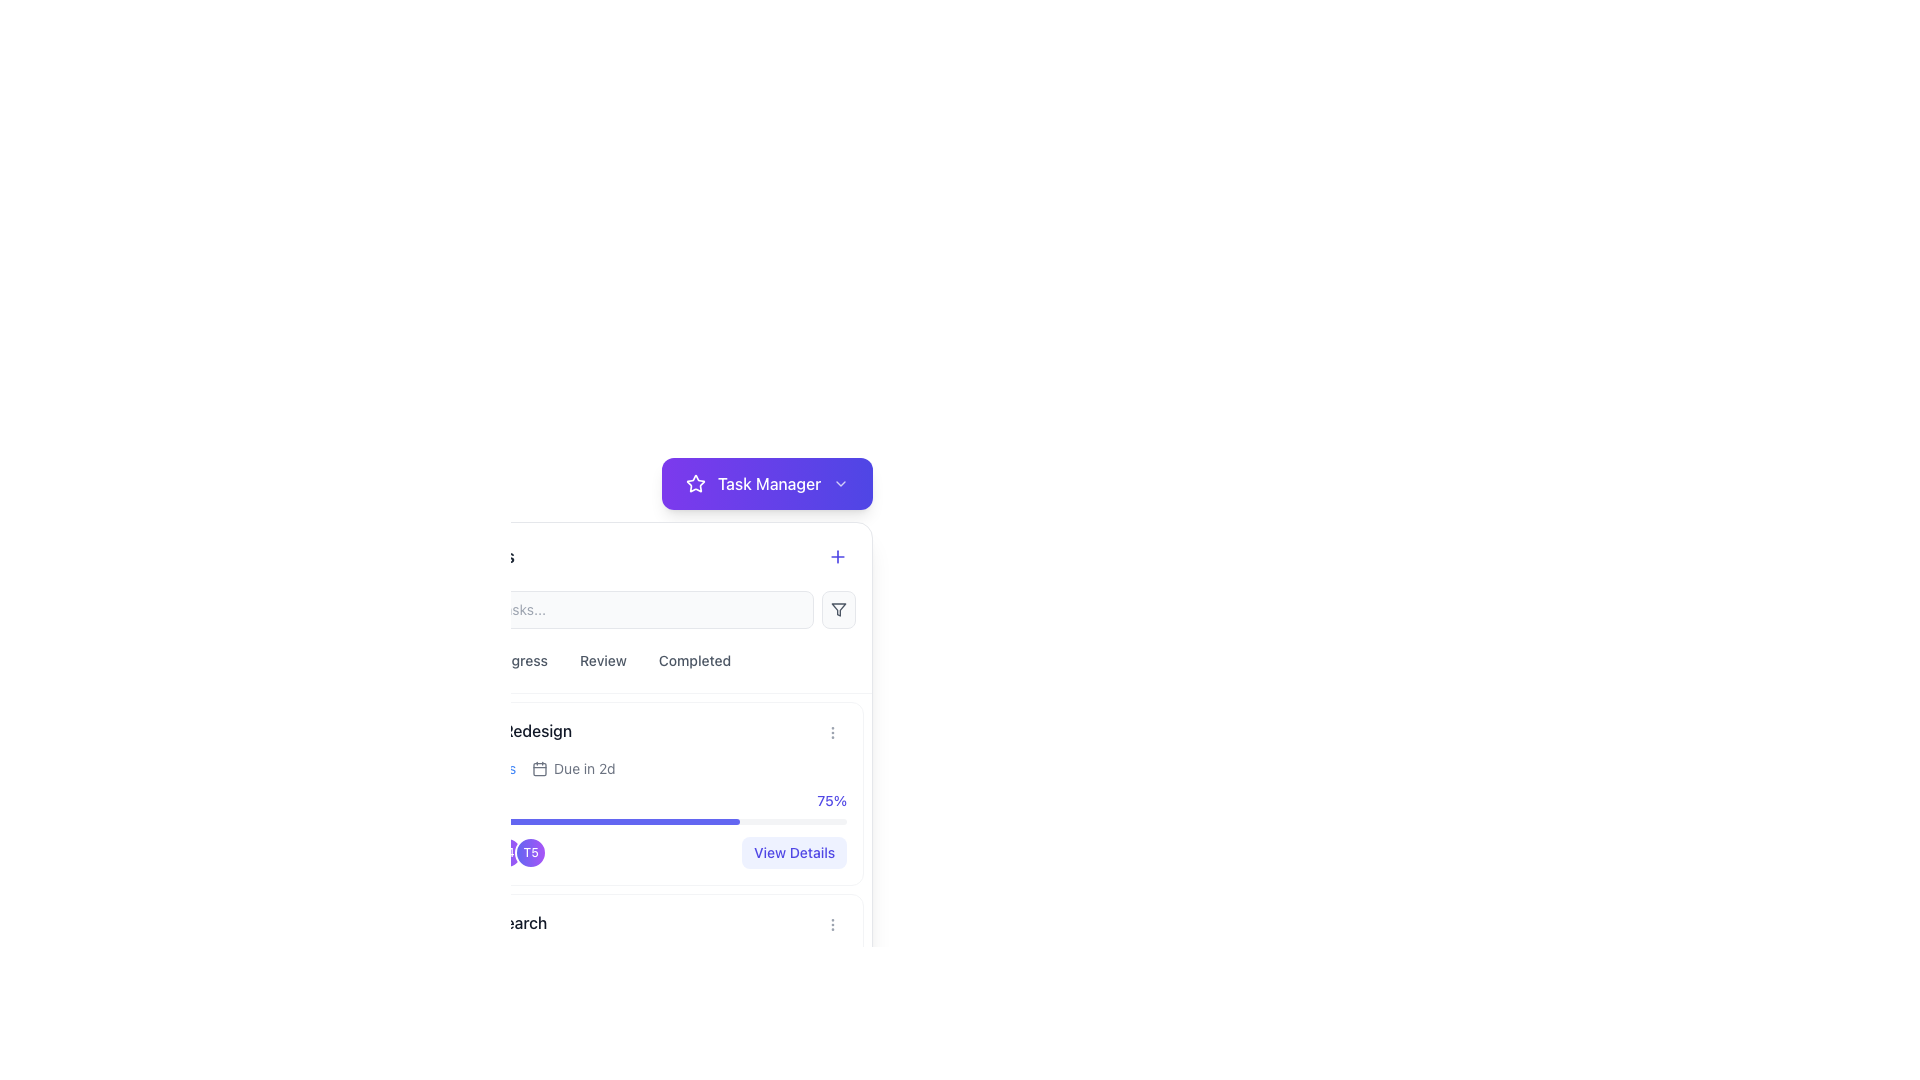 The height and width of the screenshot is (1080, 1920). Describe the element at coordinates (832, 800) in the screenshot. I see `the text label displaying '75%' in bold indigo-blue font` at that location.